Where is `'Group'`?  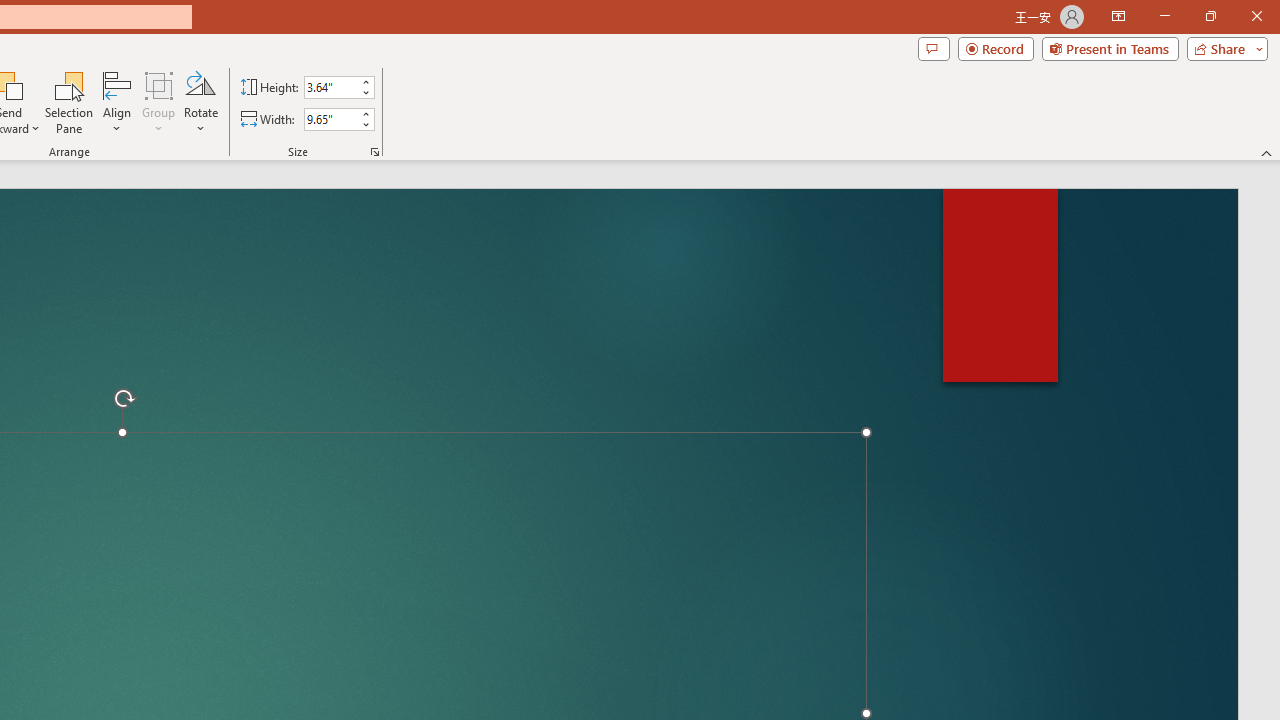
'Group' is located at coordinates (158, 103).